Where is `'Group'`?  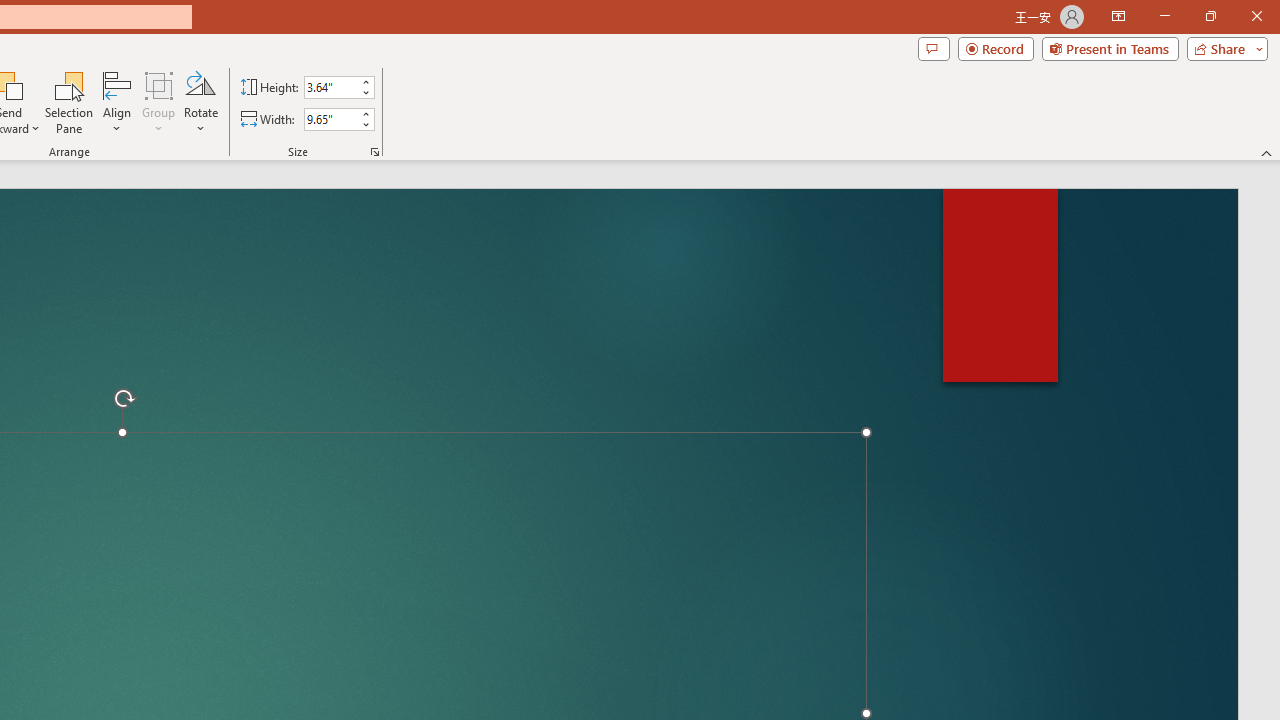
'Group' is located at coordinates (158, 103).